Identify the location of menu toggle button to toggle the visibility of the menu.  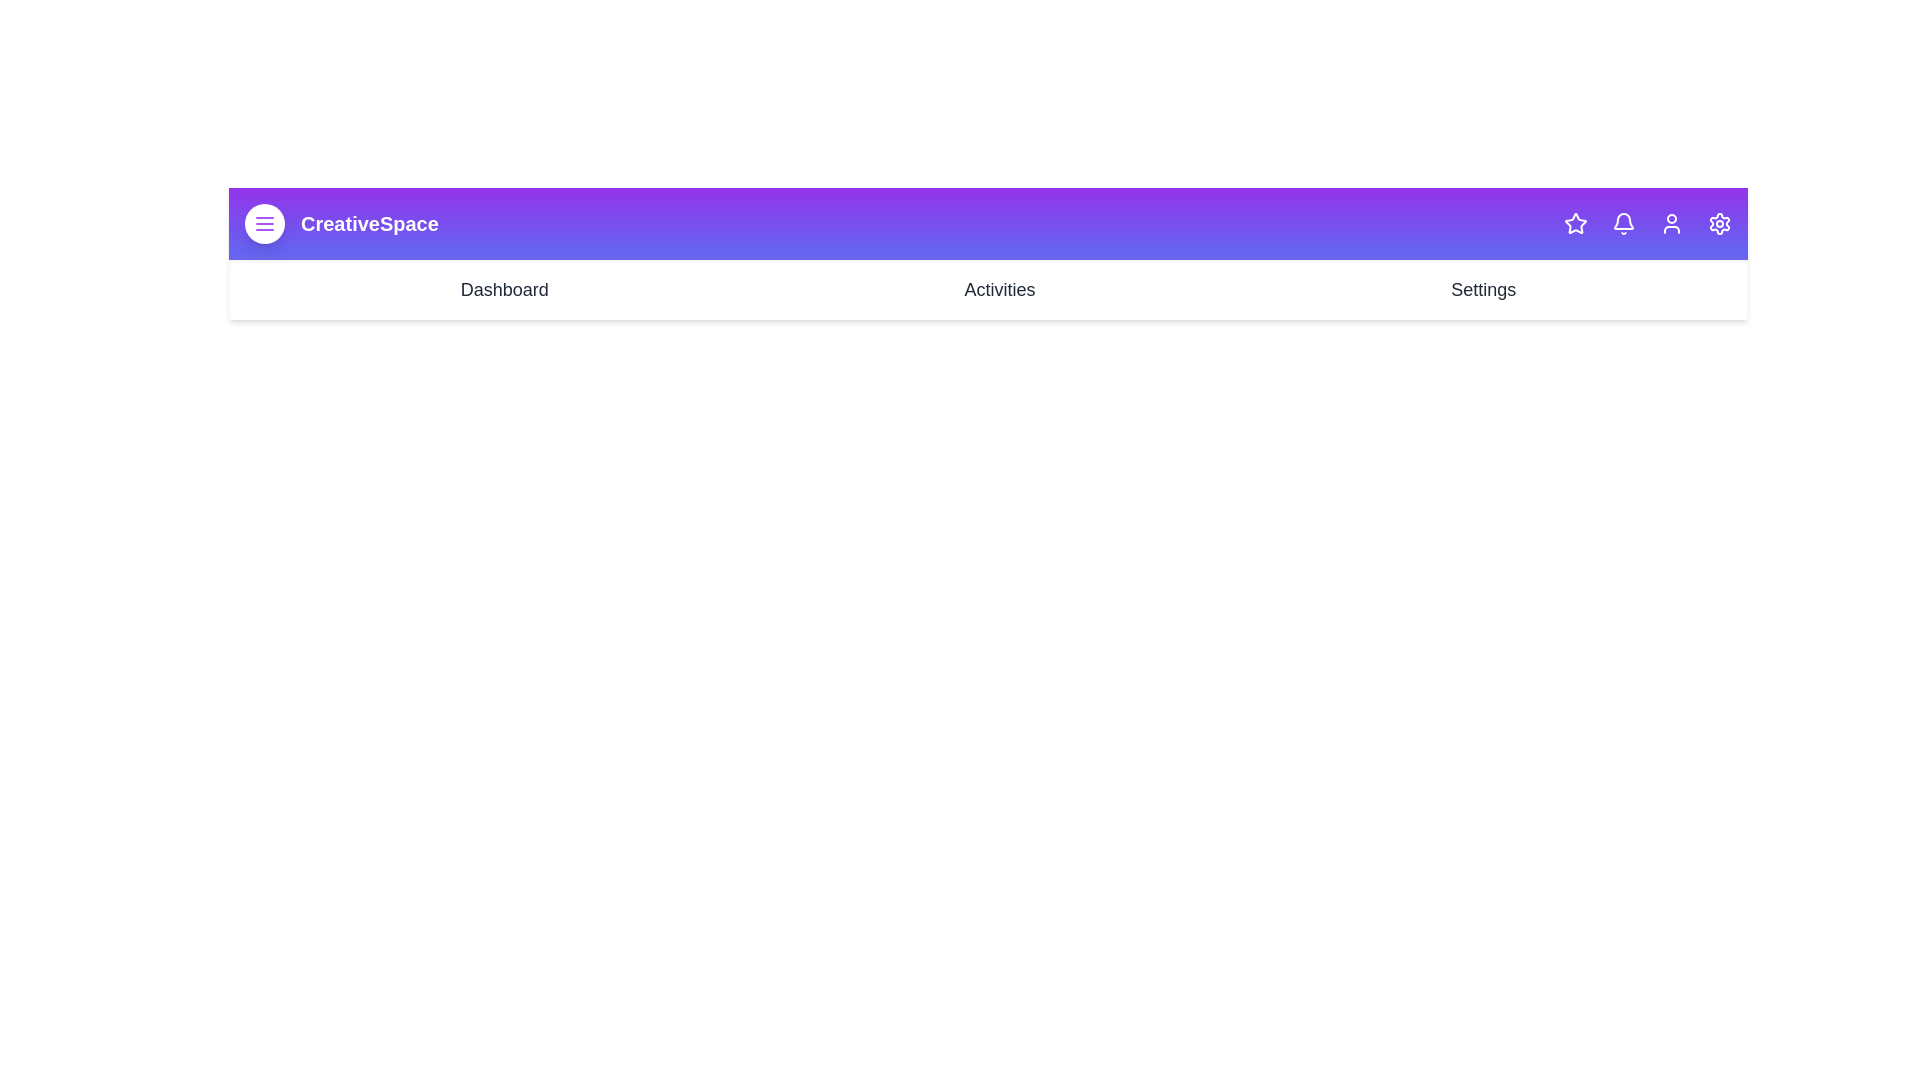
(263, 223).